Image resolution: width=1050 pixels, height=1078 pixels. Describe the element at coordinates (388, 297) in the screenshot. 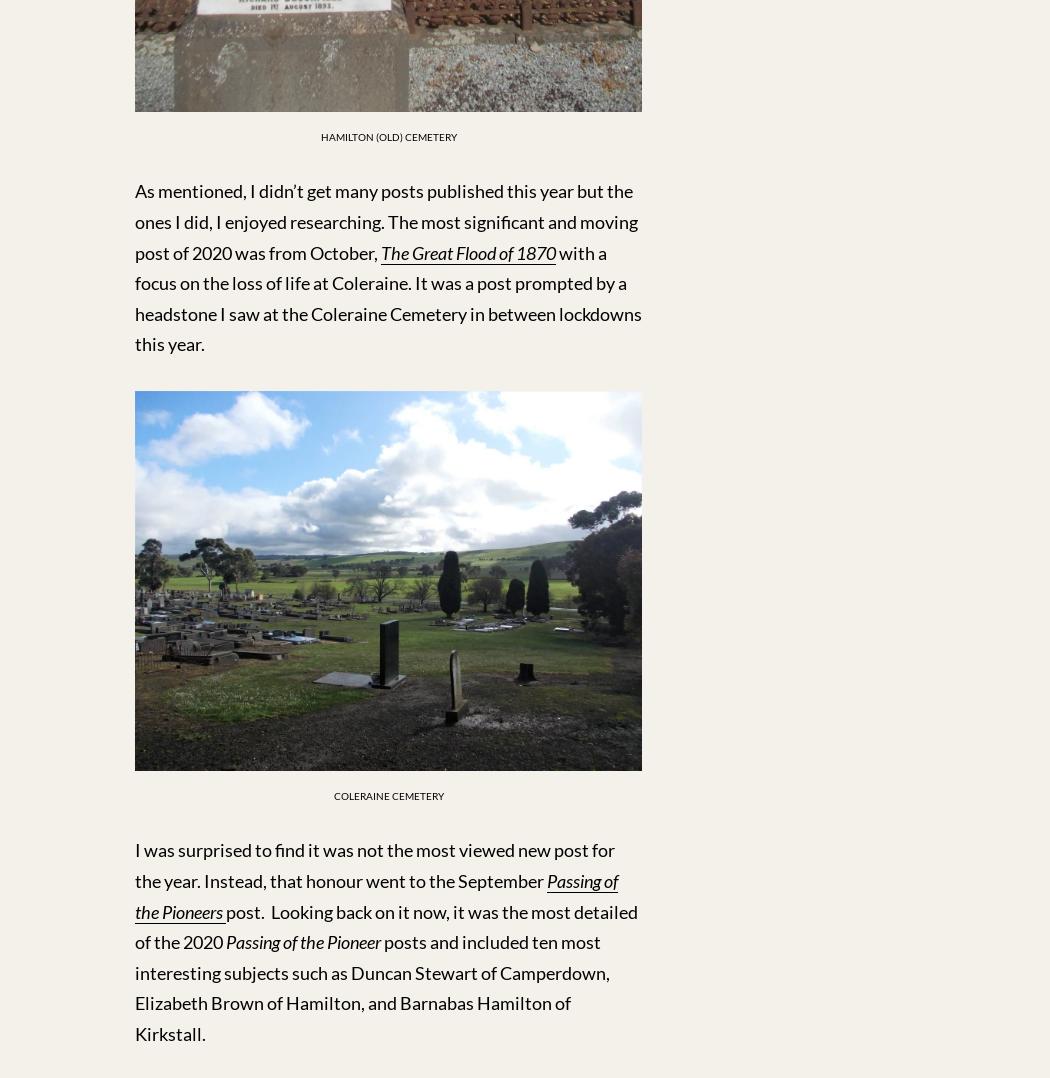

I see `'with a focus on the loss of life at Coleraine. It was a post prompted by a headstone I saw at the Coleraine Cemetery in between lockdowns this year.'` at that location.